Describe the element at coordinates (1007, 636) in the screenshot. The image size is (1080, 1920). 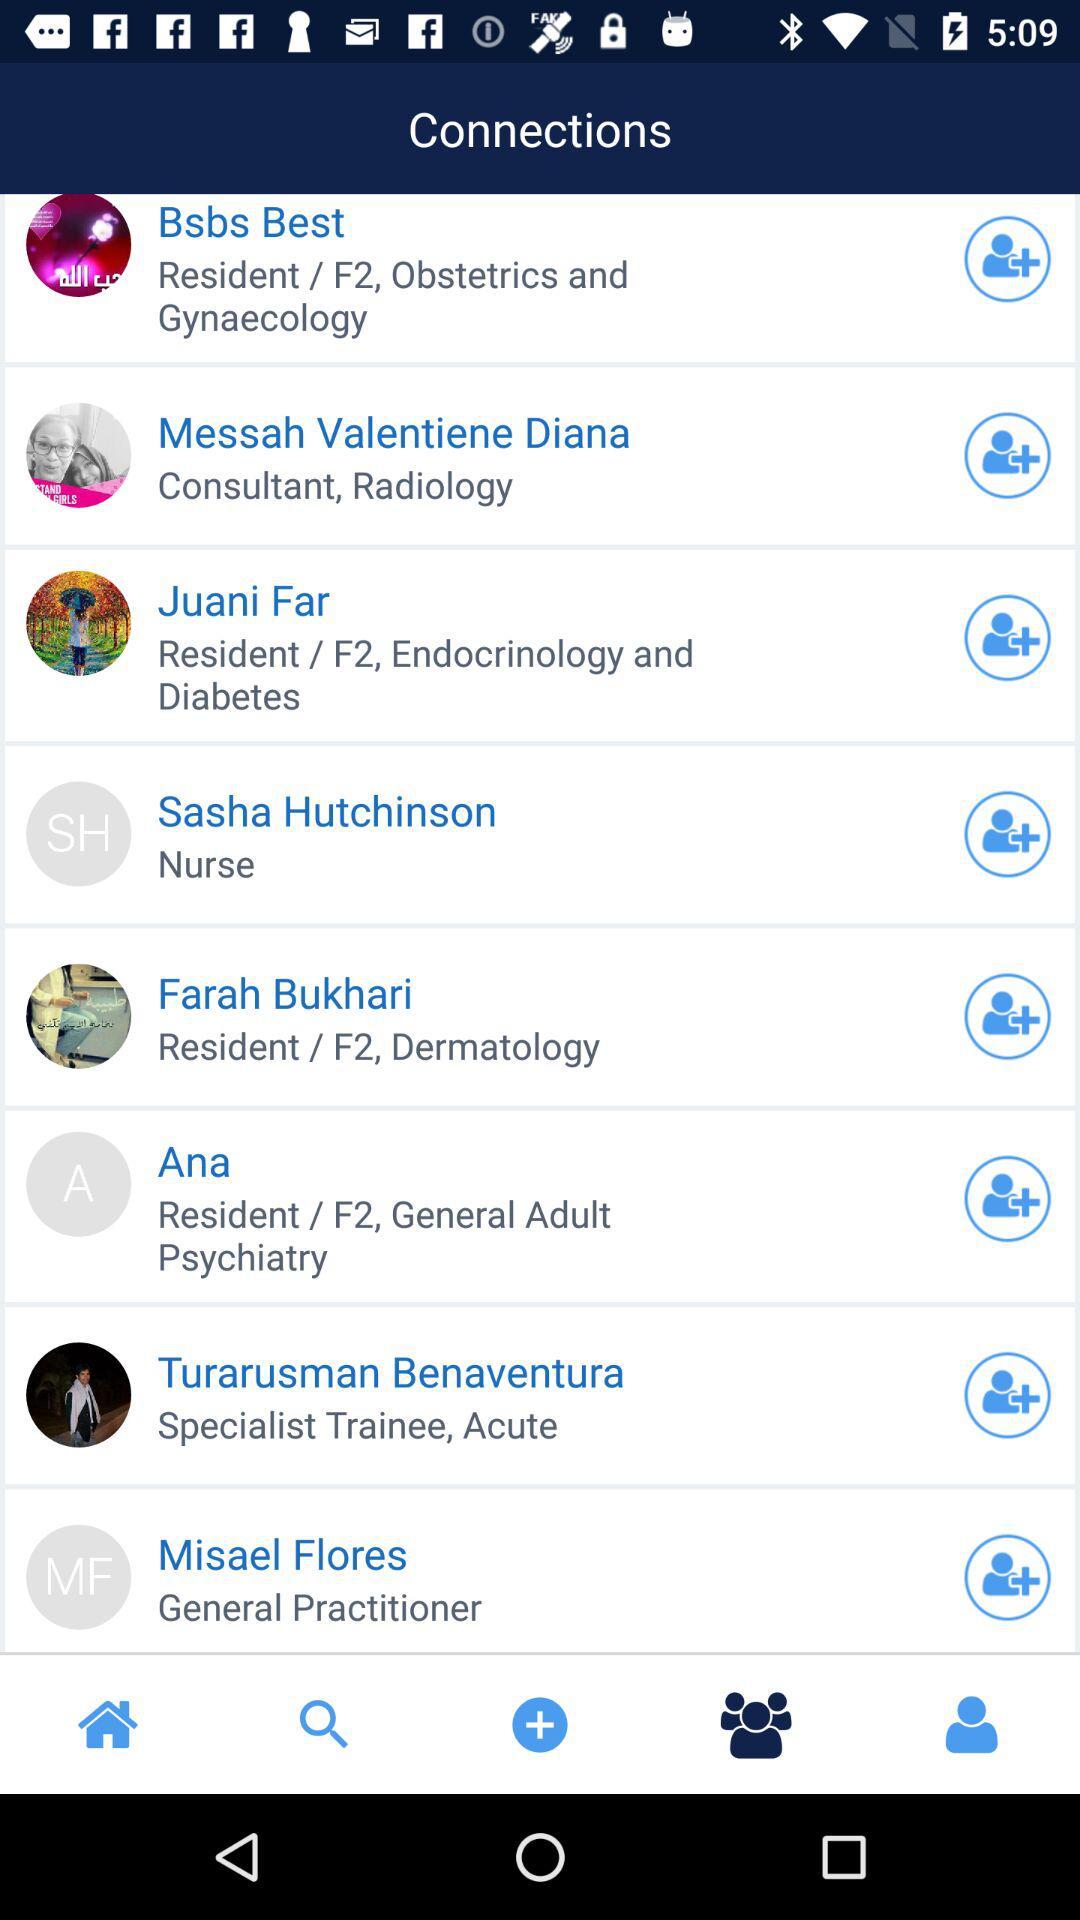
I see `contact` at that location.